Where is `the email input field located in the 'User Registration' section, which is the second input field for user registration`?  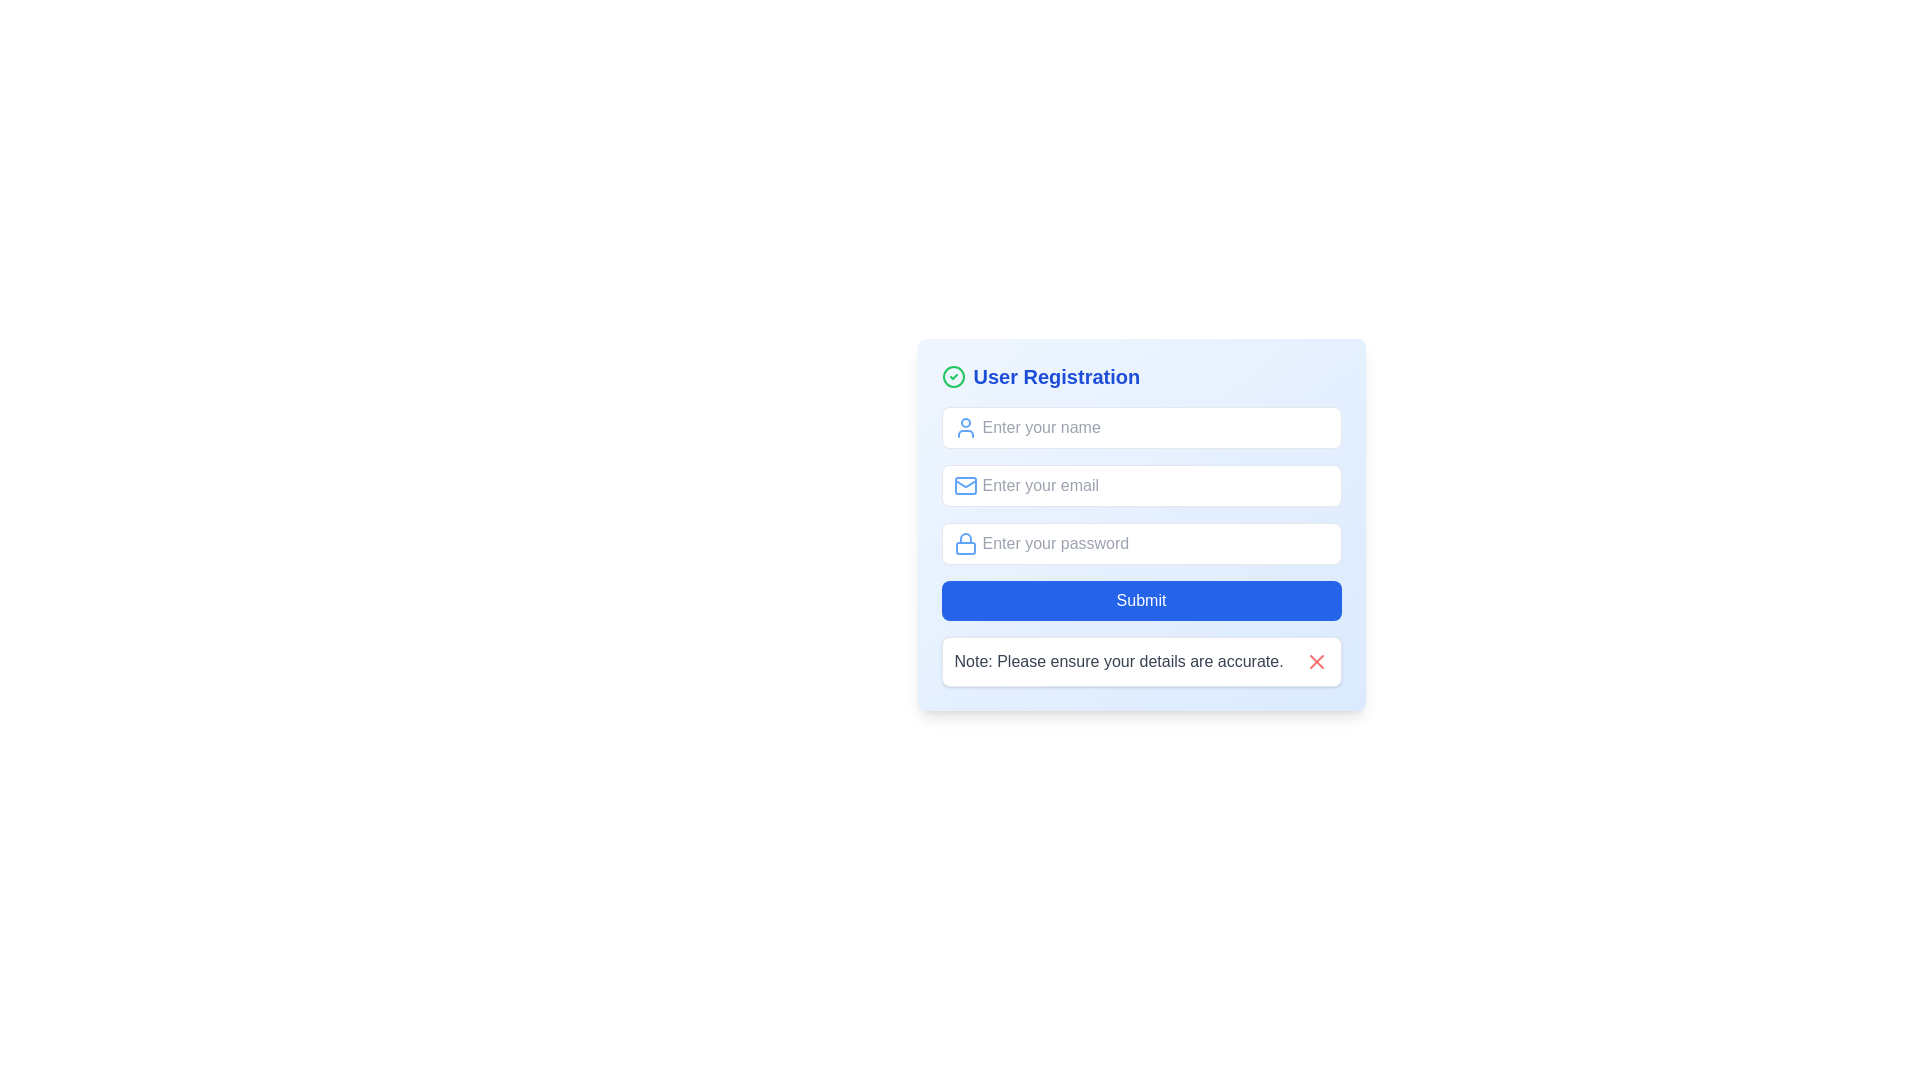
the email input field located in the 'User Registration' section, which is the second input field for user registration is located at coordinates (1141, 512).